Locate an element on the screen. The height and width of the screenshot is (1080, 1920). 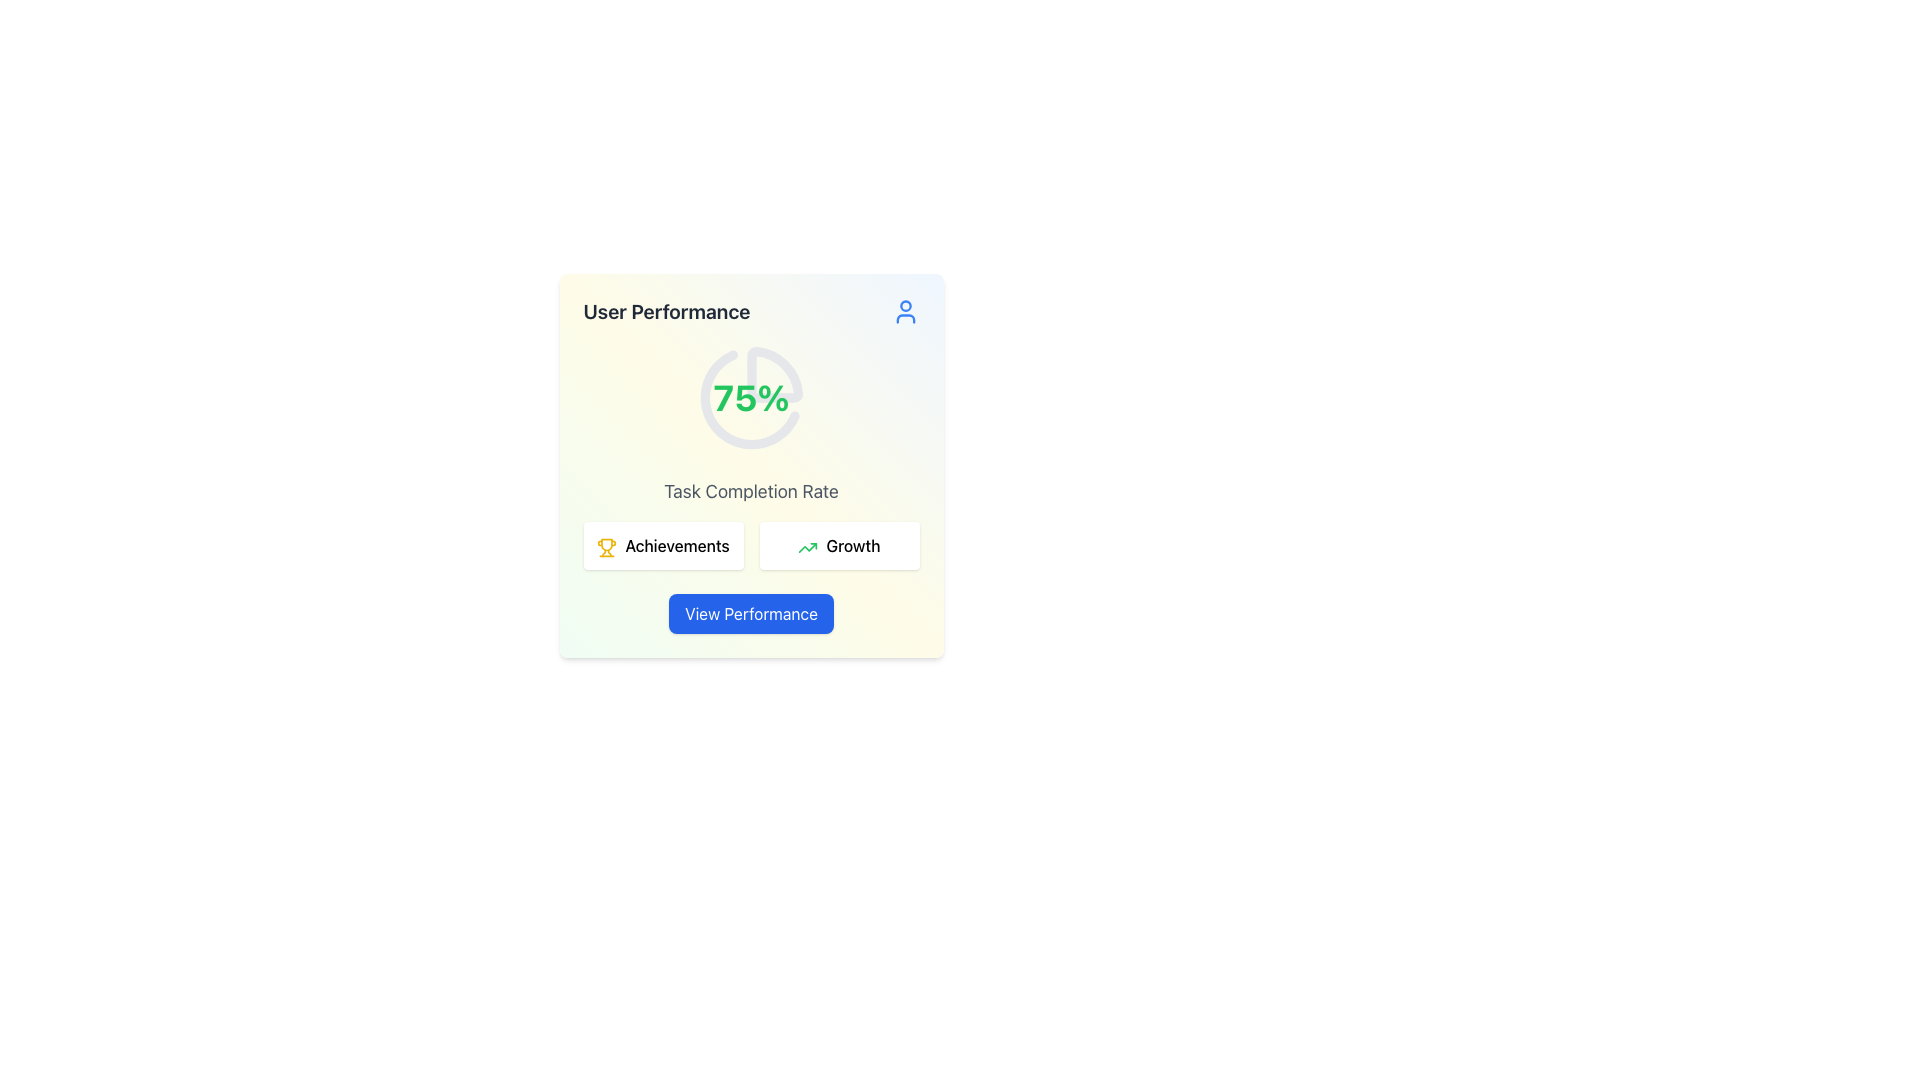
the non-interactive Label card displaying 'Achievements', which is the first card in the left column of a two-column grid layout is located at coordinates (663, 546).